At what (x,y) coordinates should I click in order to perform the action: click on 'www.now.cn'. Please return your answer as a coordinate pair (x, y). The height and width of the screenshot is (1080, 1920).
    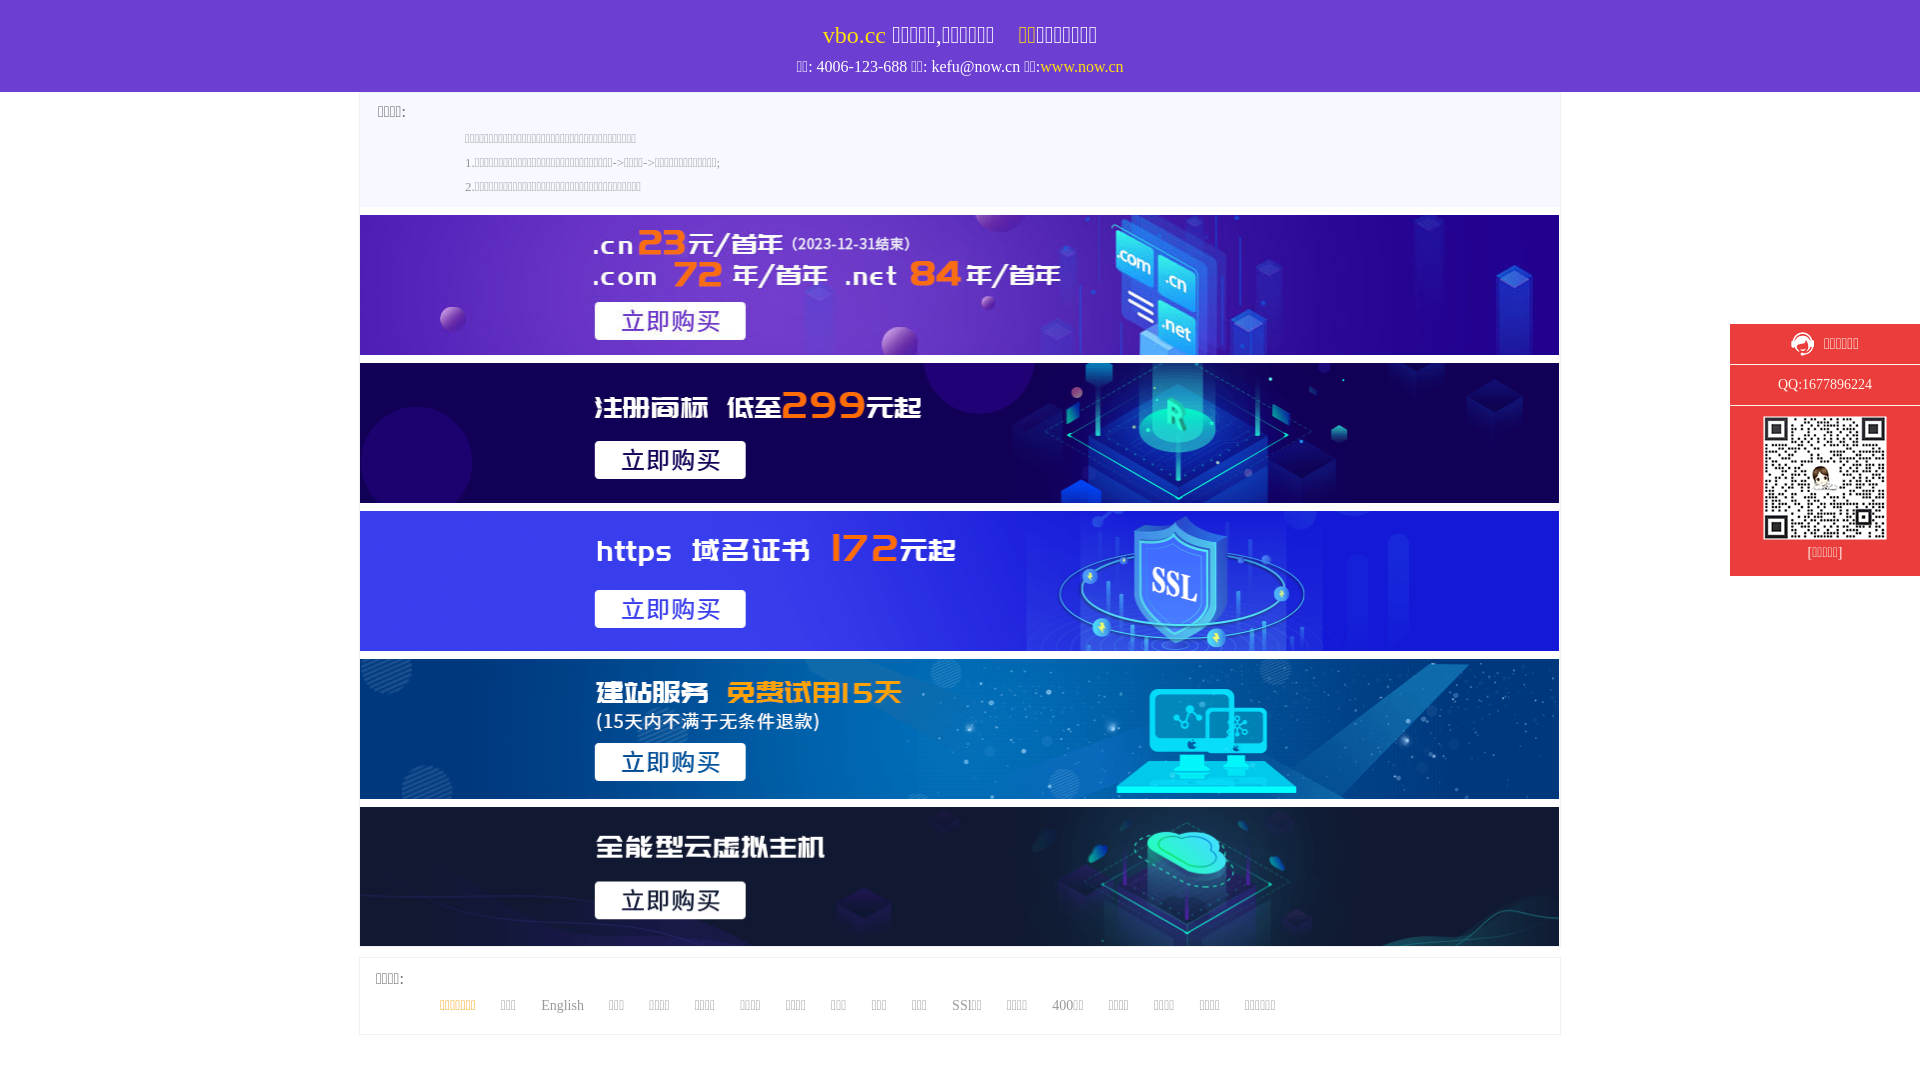
    Looking at the image, I should click on (1080, 65).